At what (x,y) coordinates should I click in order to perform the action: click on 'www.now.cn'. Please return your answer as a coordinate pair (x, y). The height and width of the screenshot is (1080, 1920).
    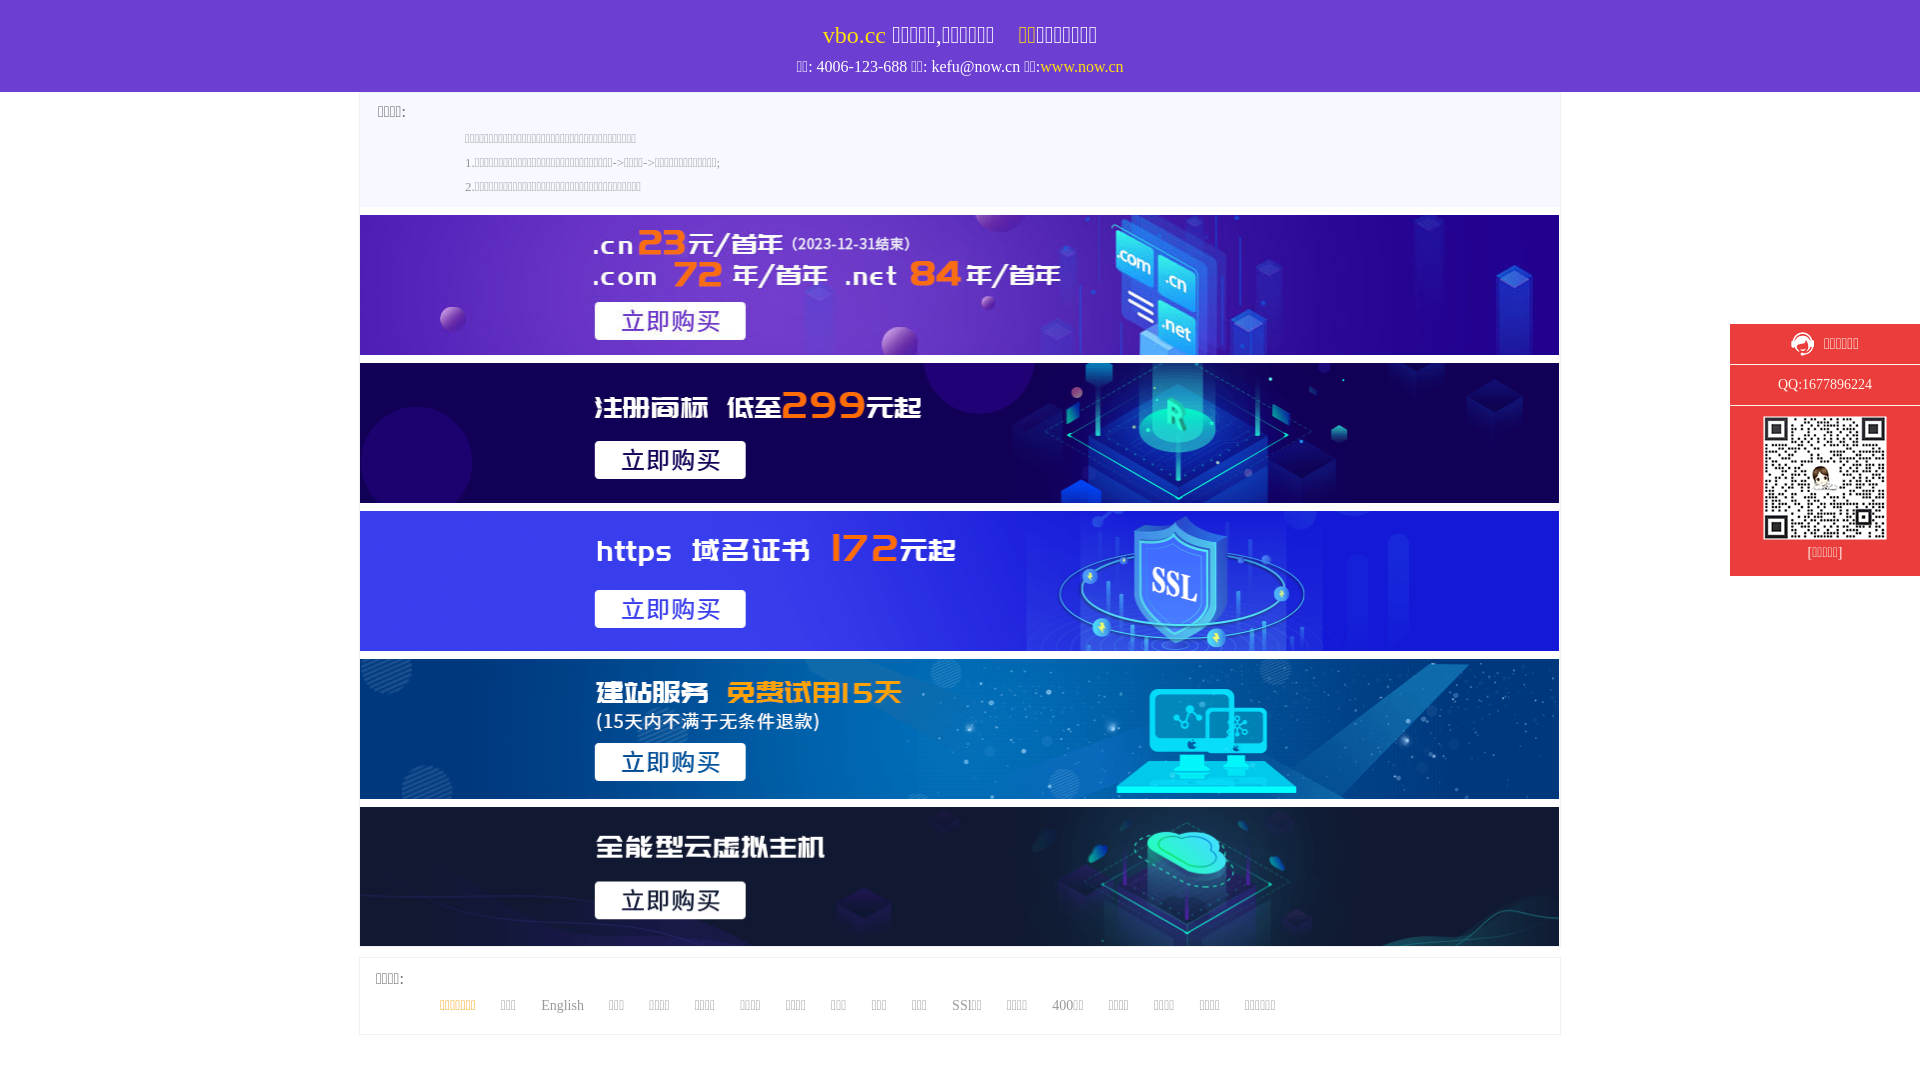
    Looking at the image, I should click on (1080, 65).